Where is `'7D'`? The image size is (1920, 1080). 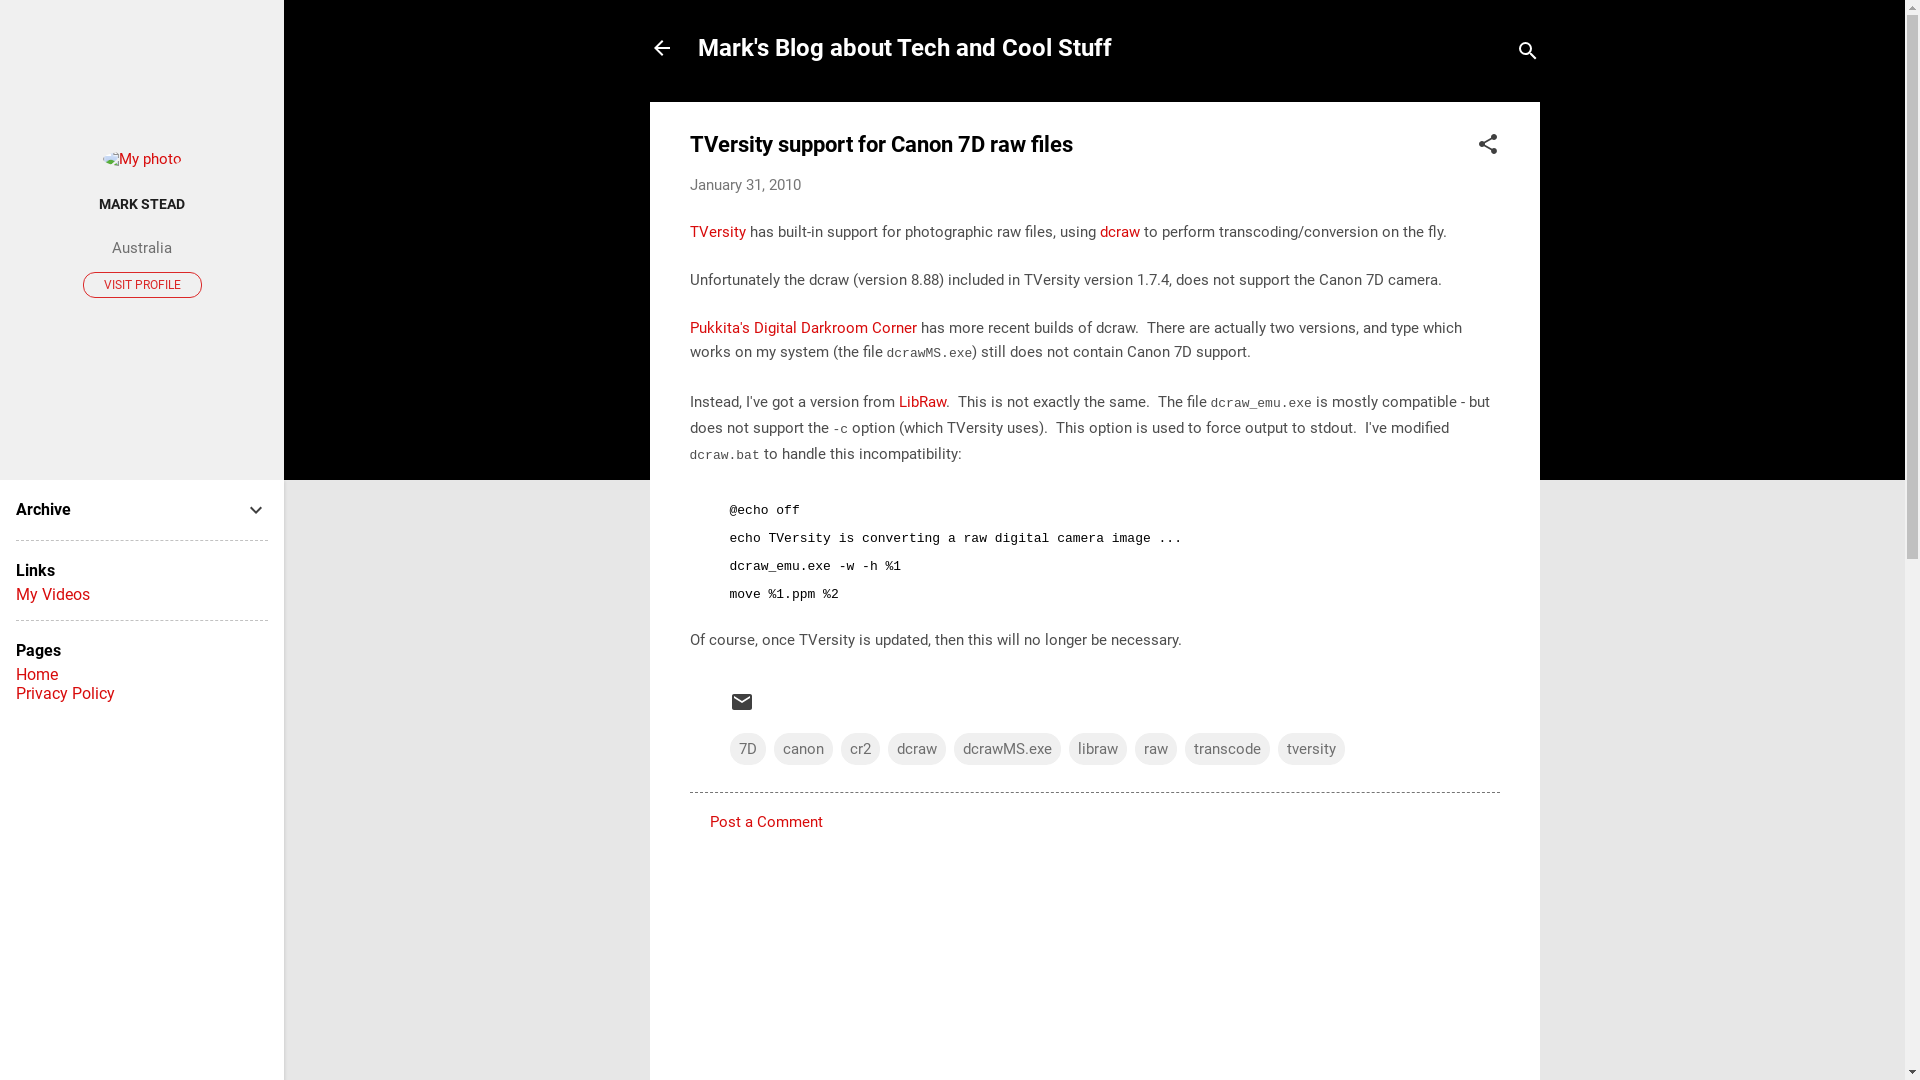 '7D' is located at coordinates (728, 748).